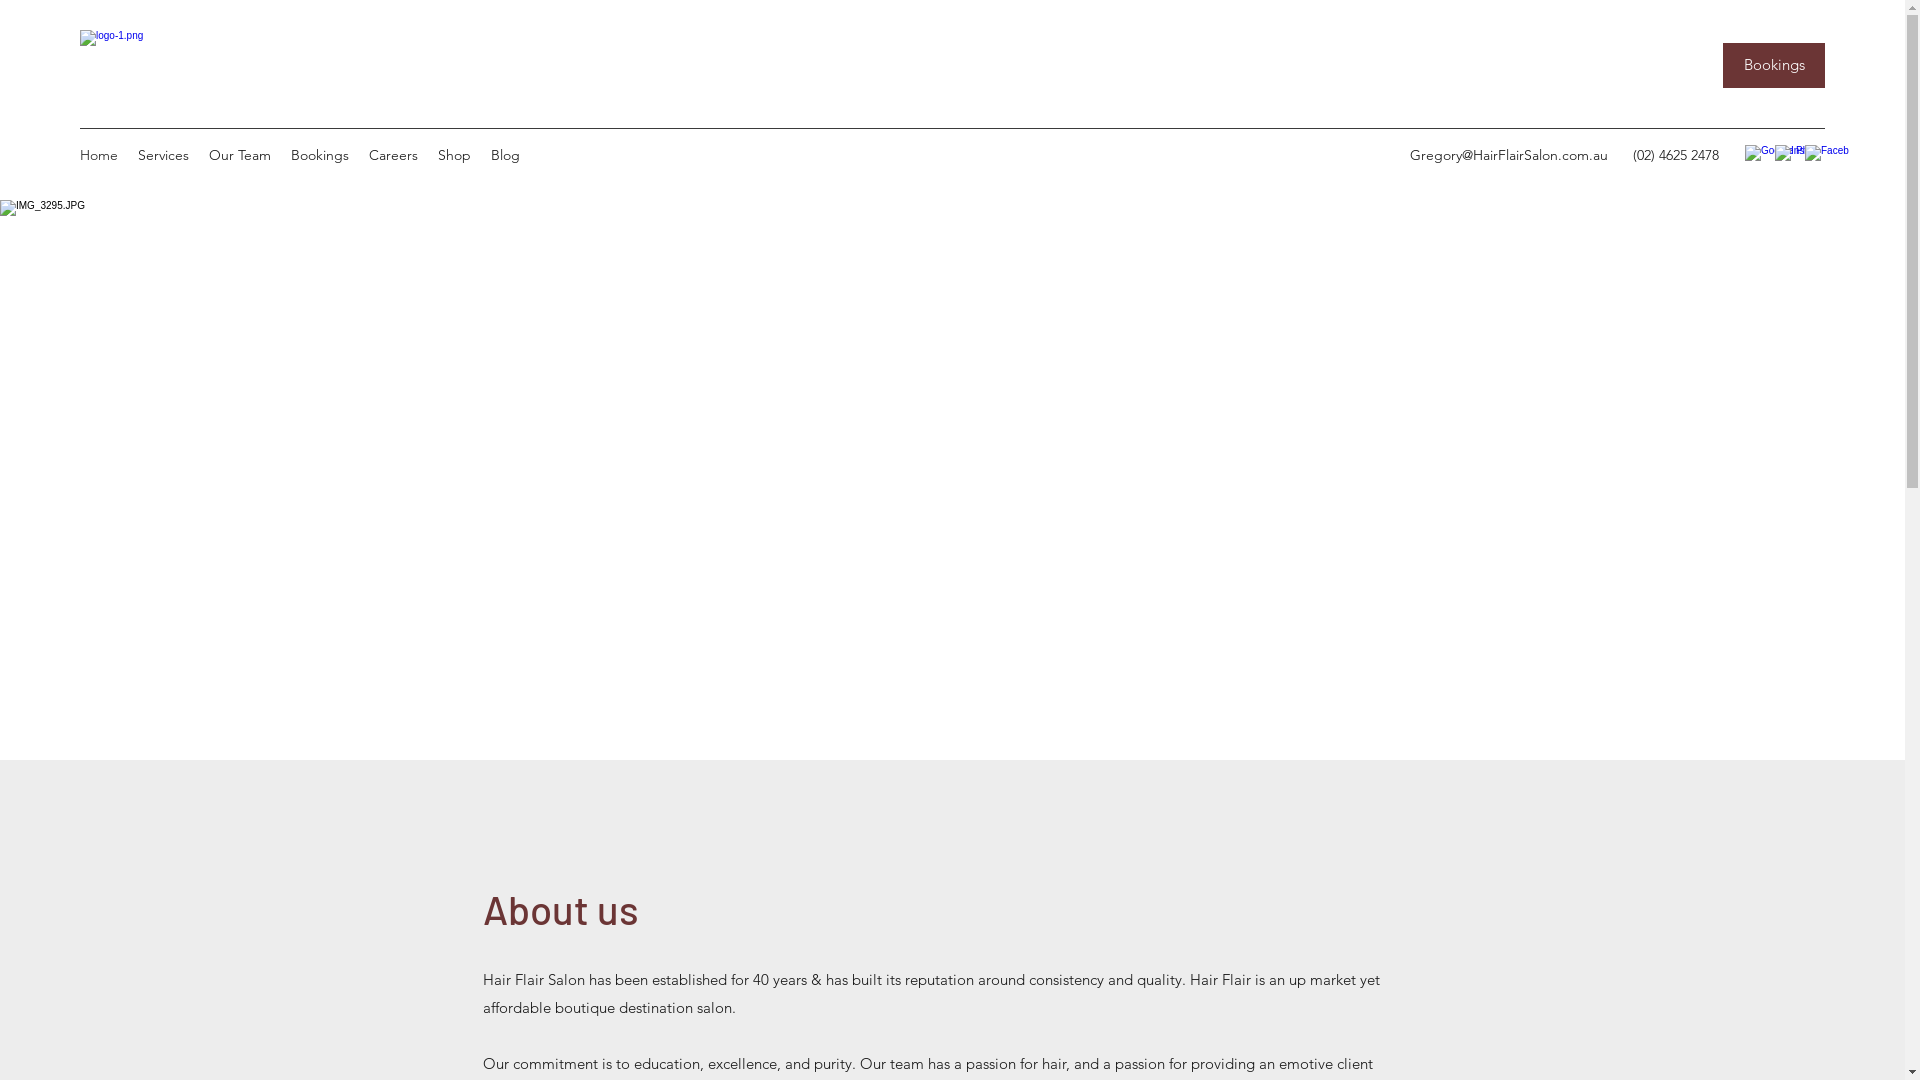  What do you see at coordinates (127, 153) in the screenshot?
I see `'Services'` at bounding box center [127, 153].